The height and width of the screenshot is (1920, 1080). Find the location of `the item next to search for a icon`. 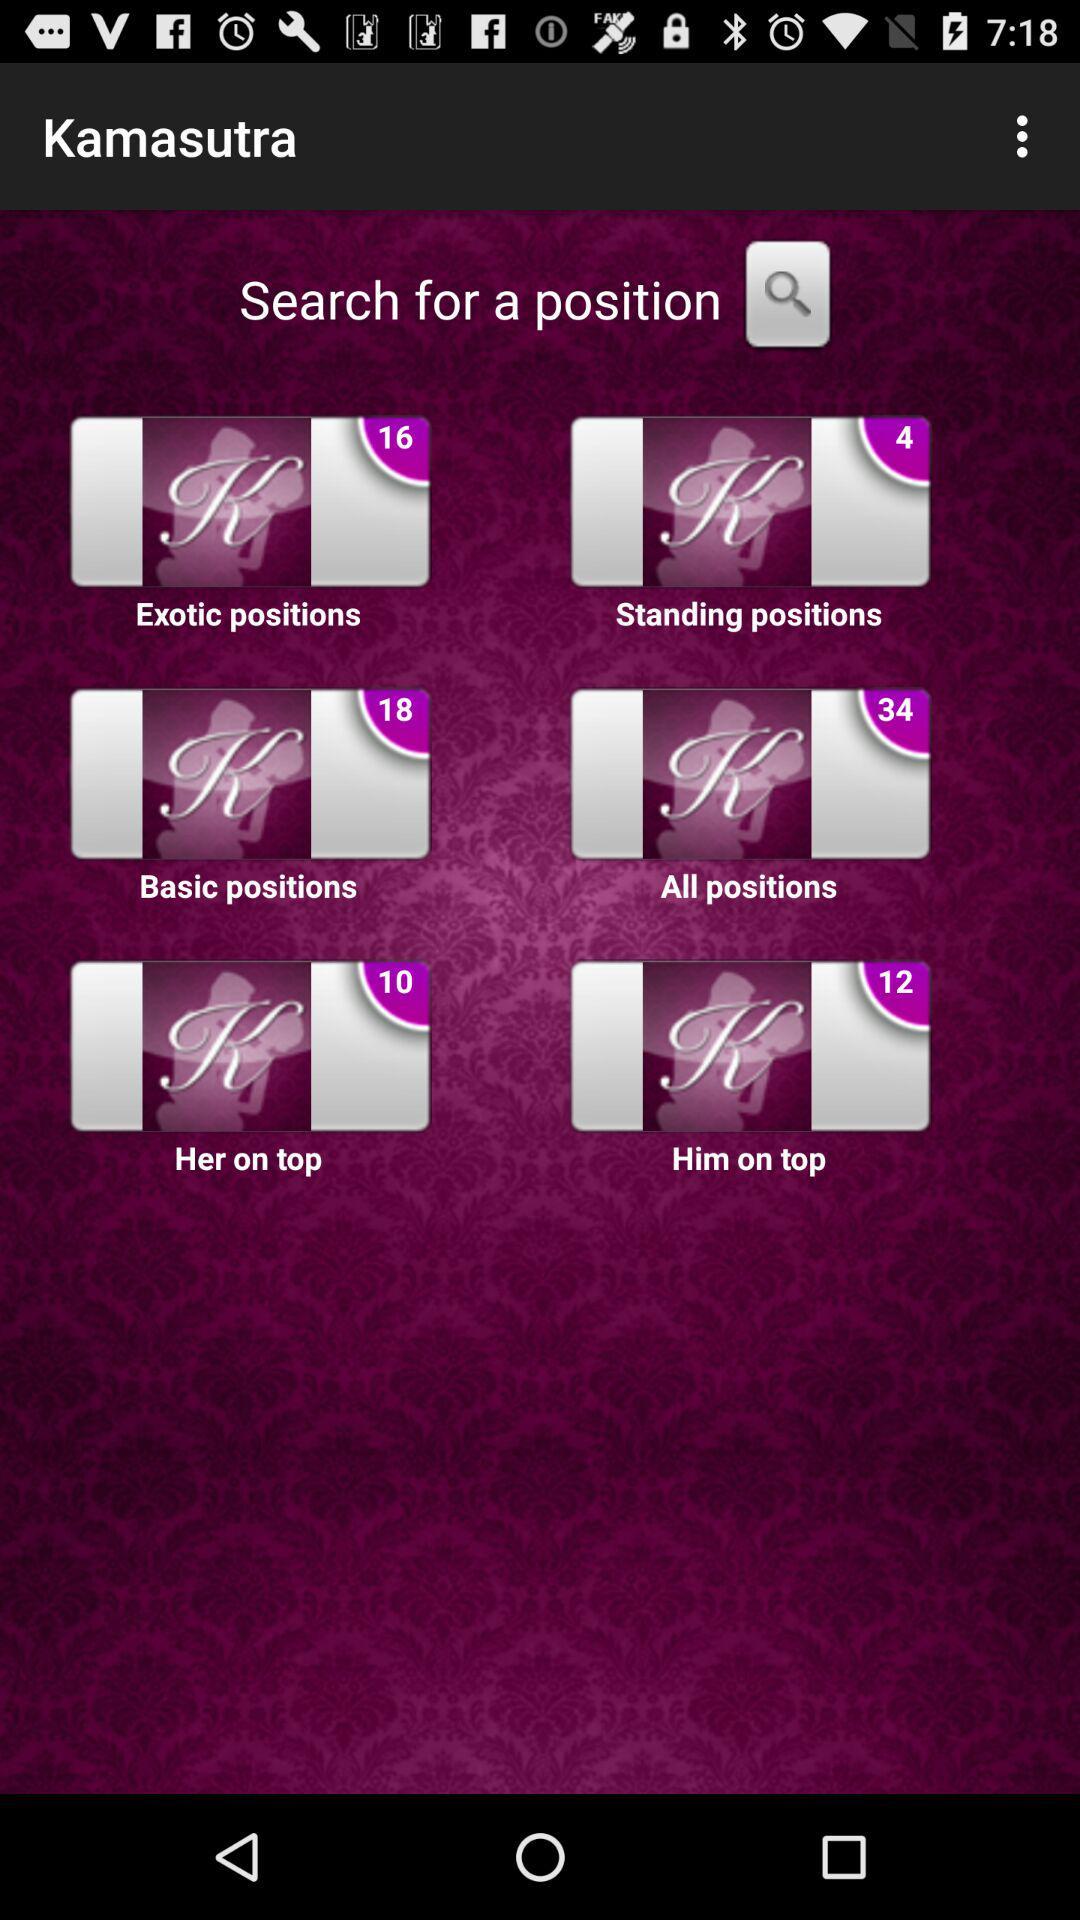

the item next to search for a icon is located at coordinates (786, 298).